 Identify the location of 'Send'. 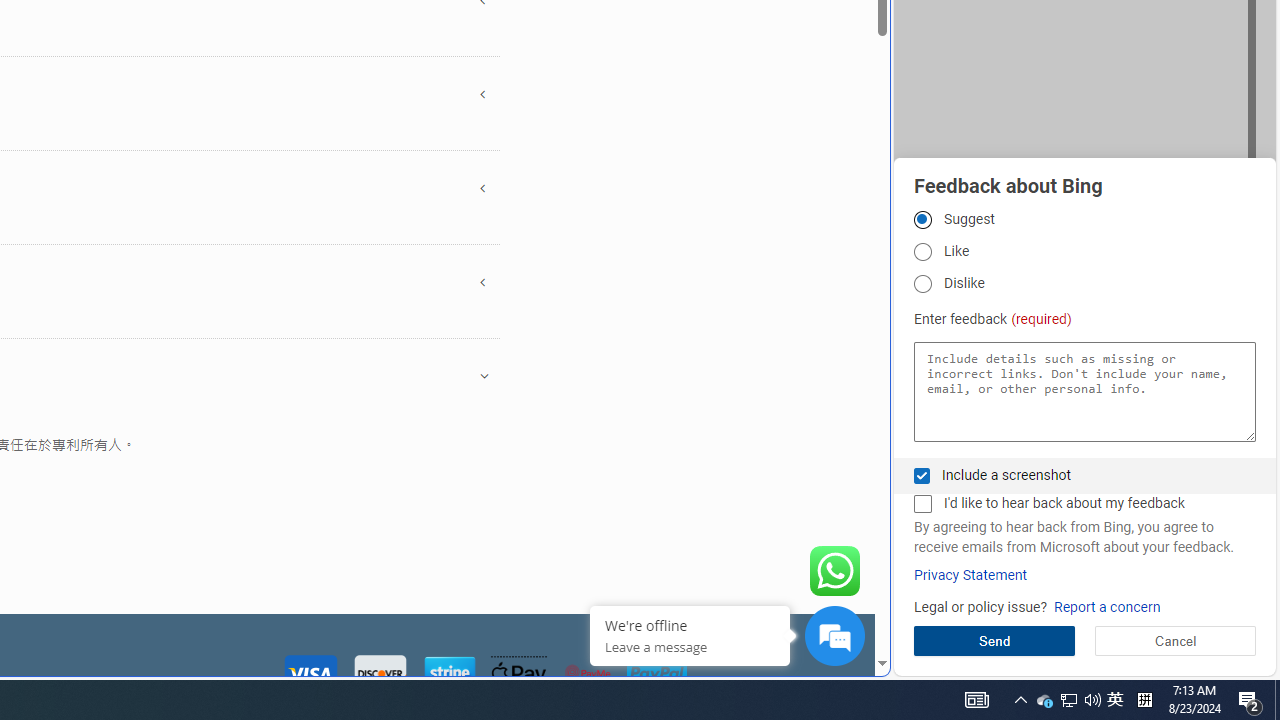
(994, 640).